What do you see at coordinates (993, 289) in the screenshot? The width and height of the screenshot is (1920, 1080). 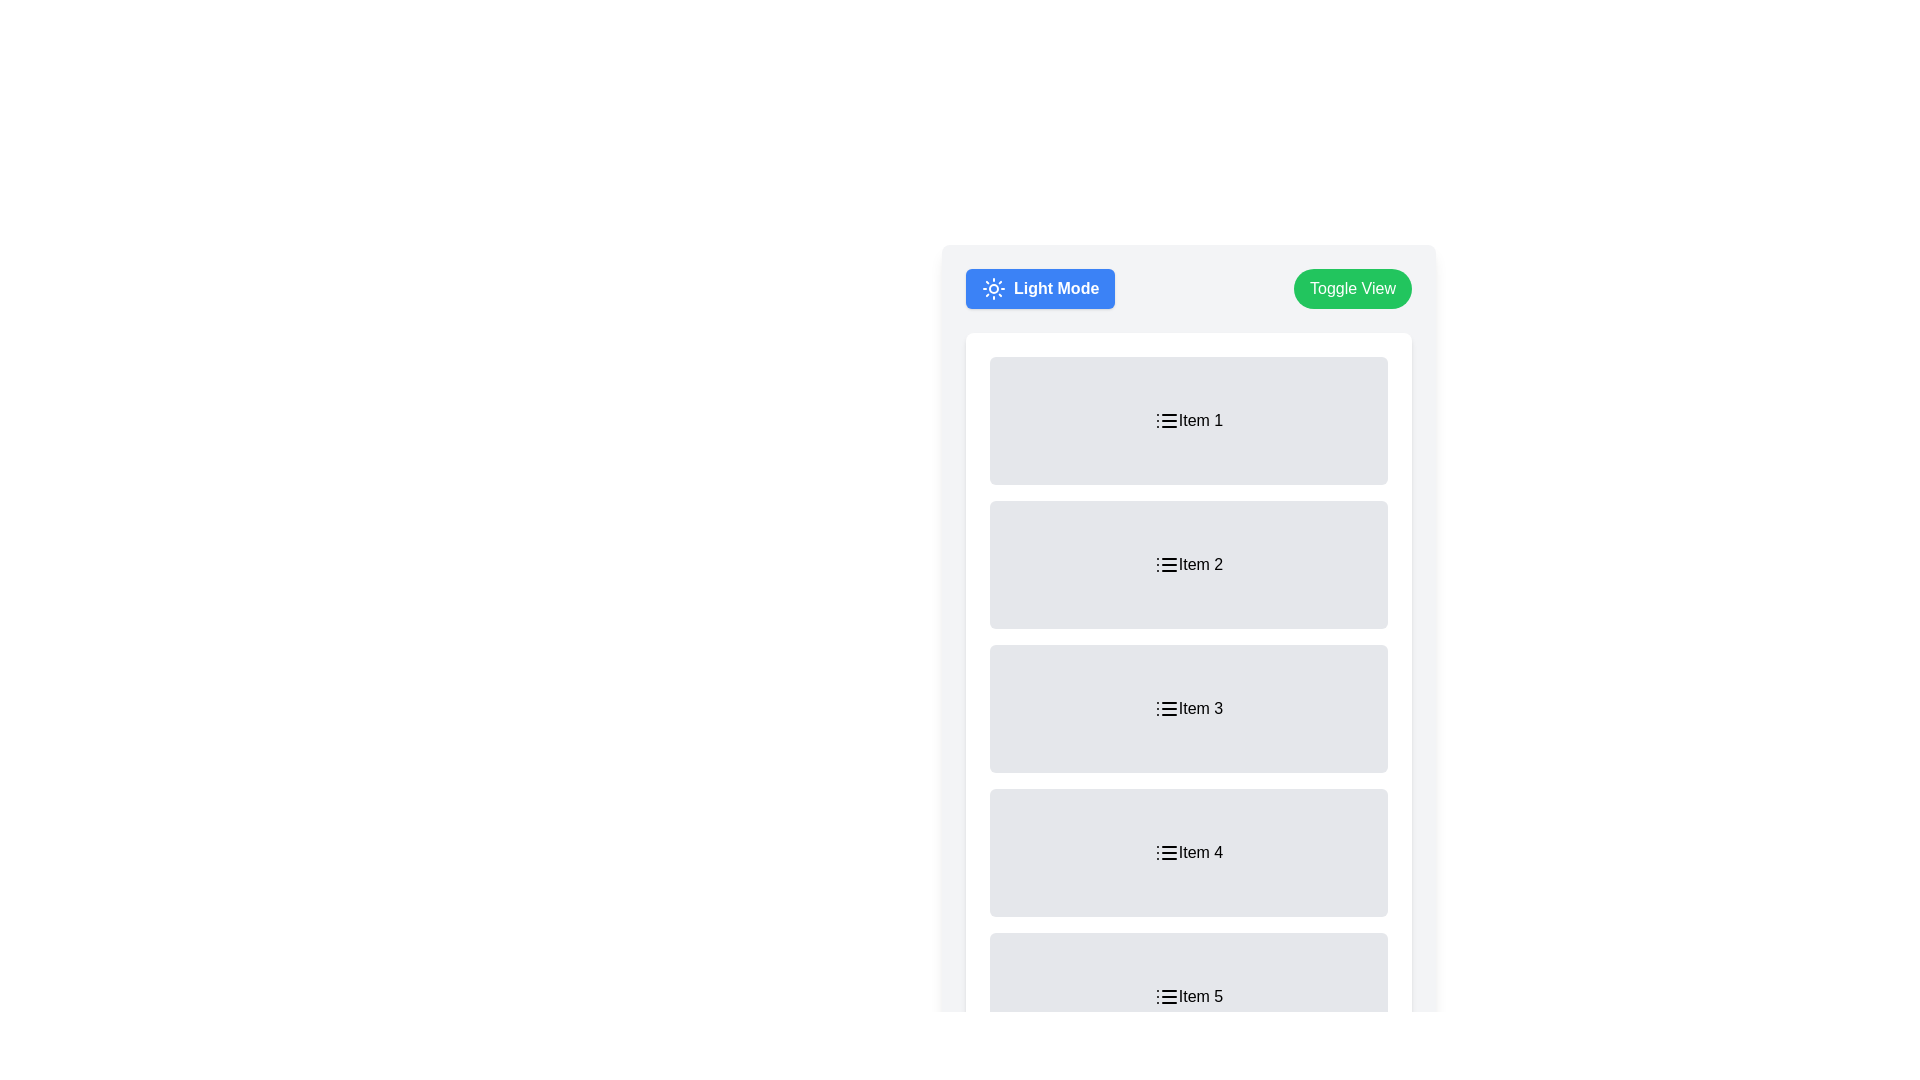 I see `the sun icon located inside the blue 'Light Mode' button to trigger potential hover effects` at bounding box center [993, 289].